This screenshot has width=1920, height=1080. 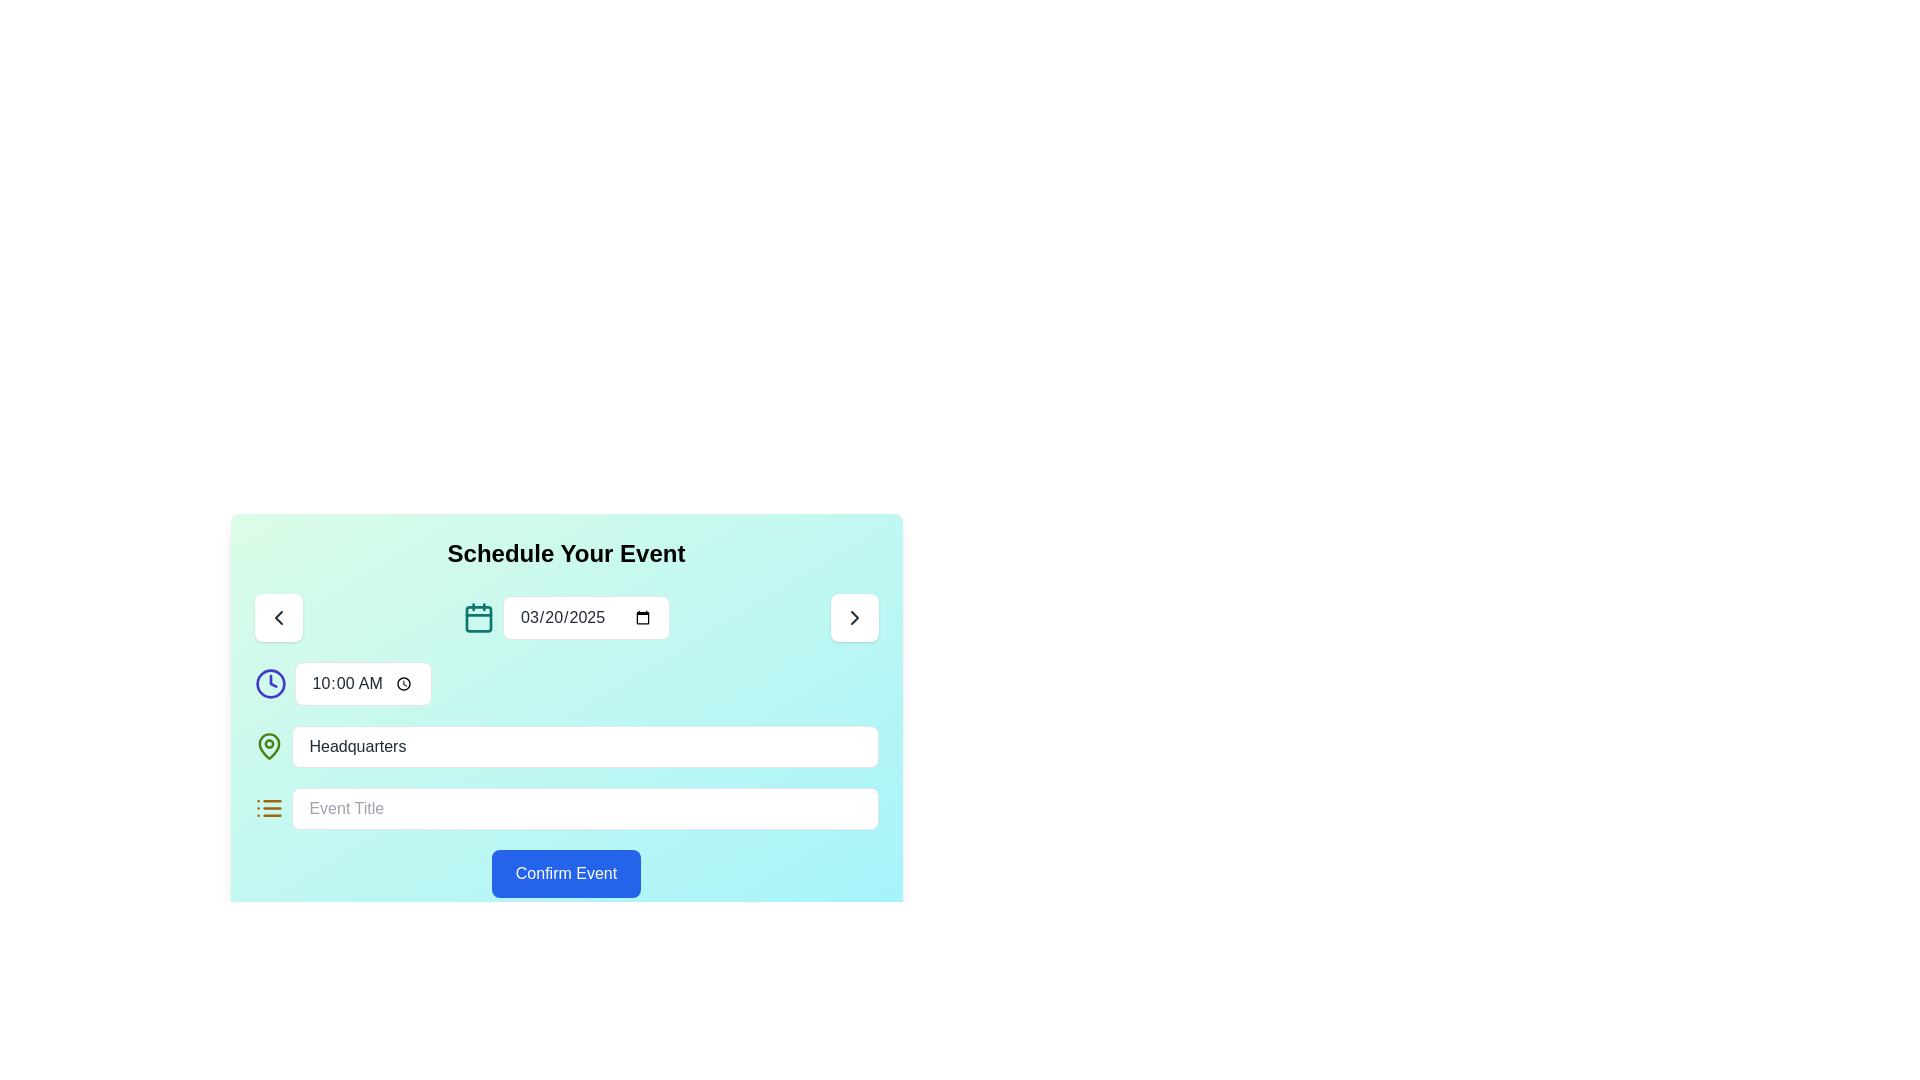 I want to click on the circular button with a left-pointing chevron icon, which is the first interactive button in the horizontal menu layout, so click(x=277, y=616).